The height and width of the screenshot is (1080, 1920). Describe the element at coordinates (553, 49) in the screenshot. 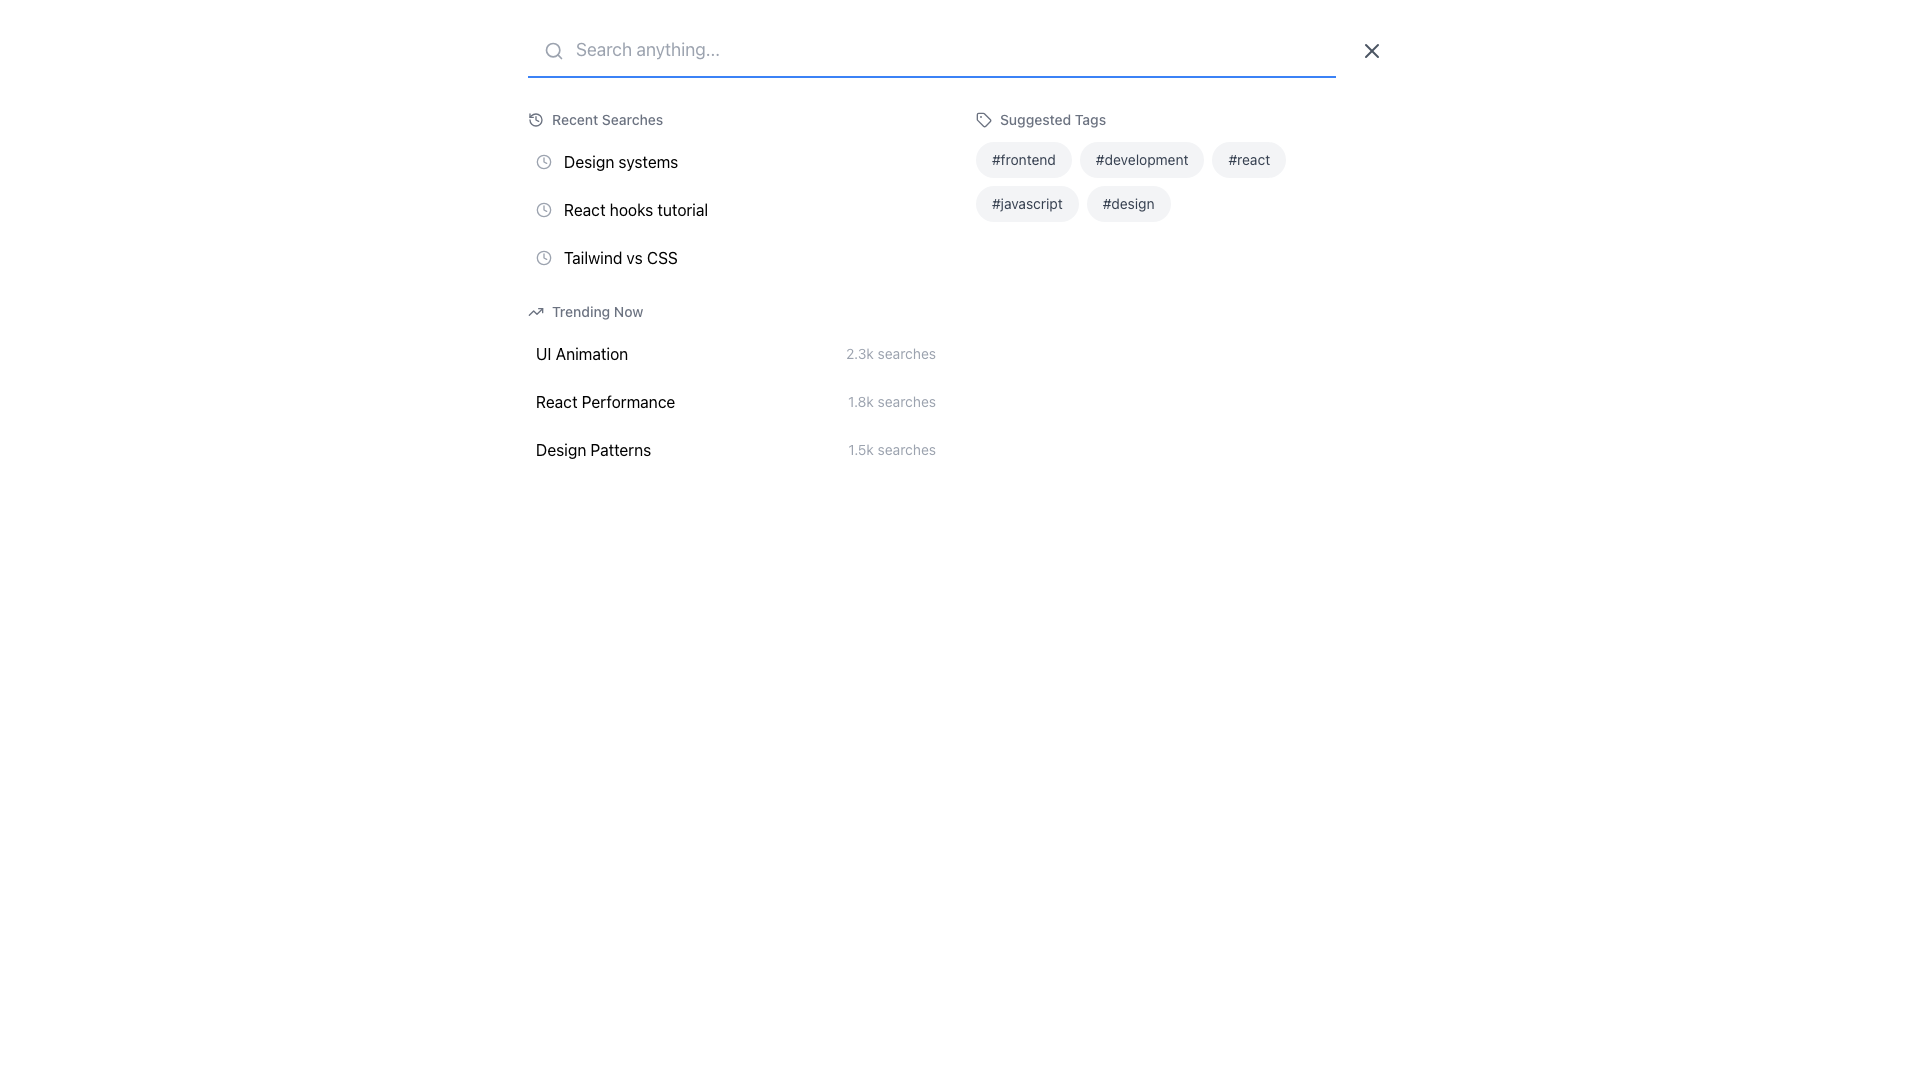

I see `the Search Icon, which is a small magnifying glass styled as a search indicator located at the left side of the search bar interface` at that location.